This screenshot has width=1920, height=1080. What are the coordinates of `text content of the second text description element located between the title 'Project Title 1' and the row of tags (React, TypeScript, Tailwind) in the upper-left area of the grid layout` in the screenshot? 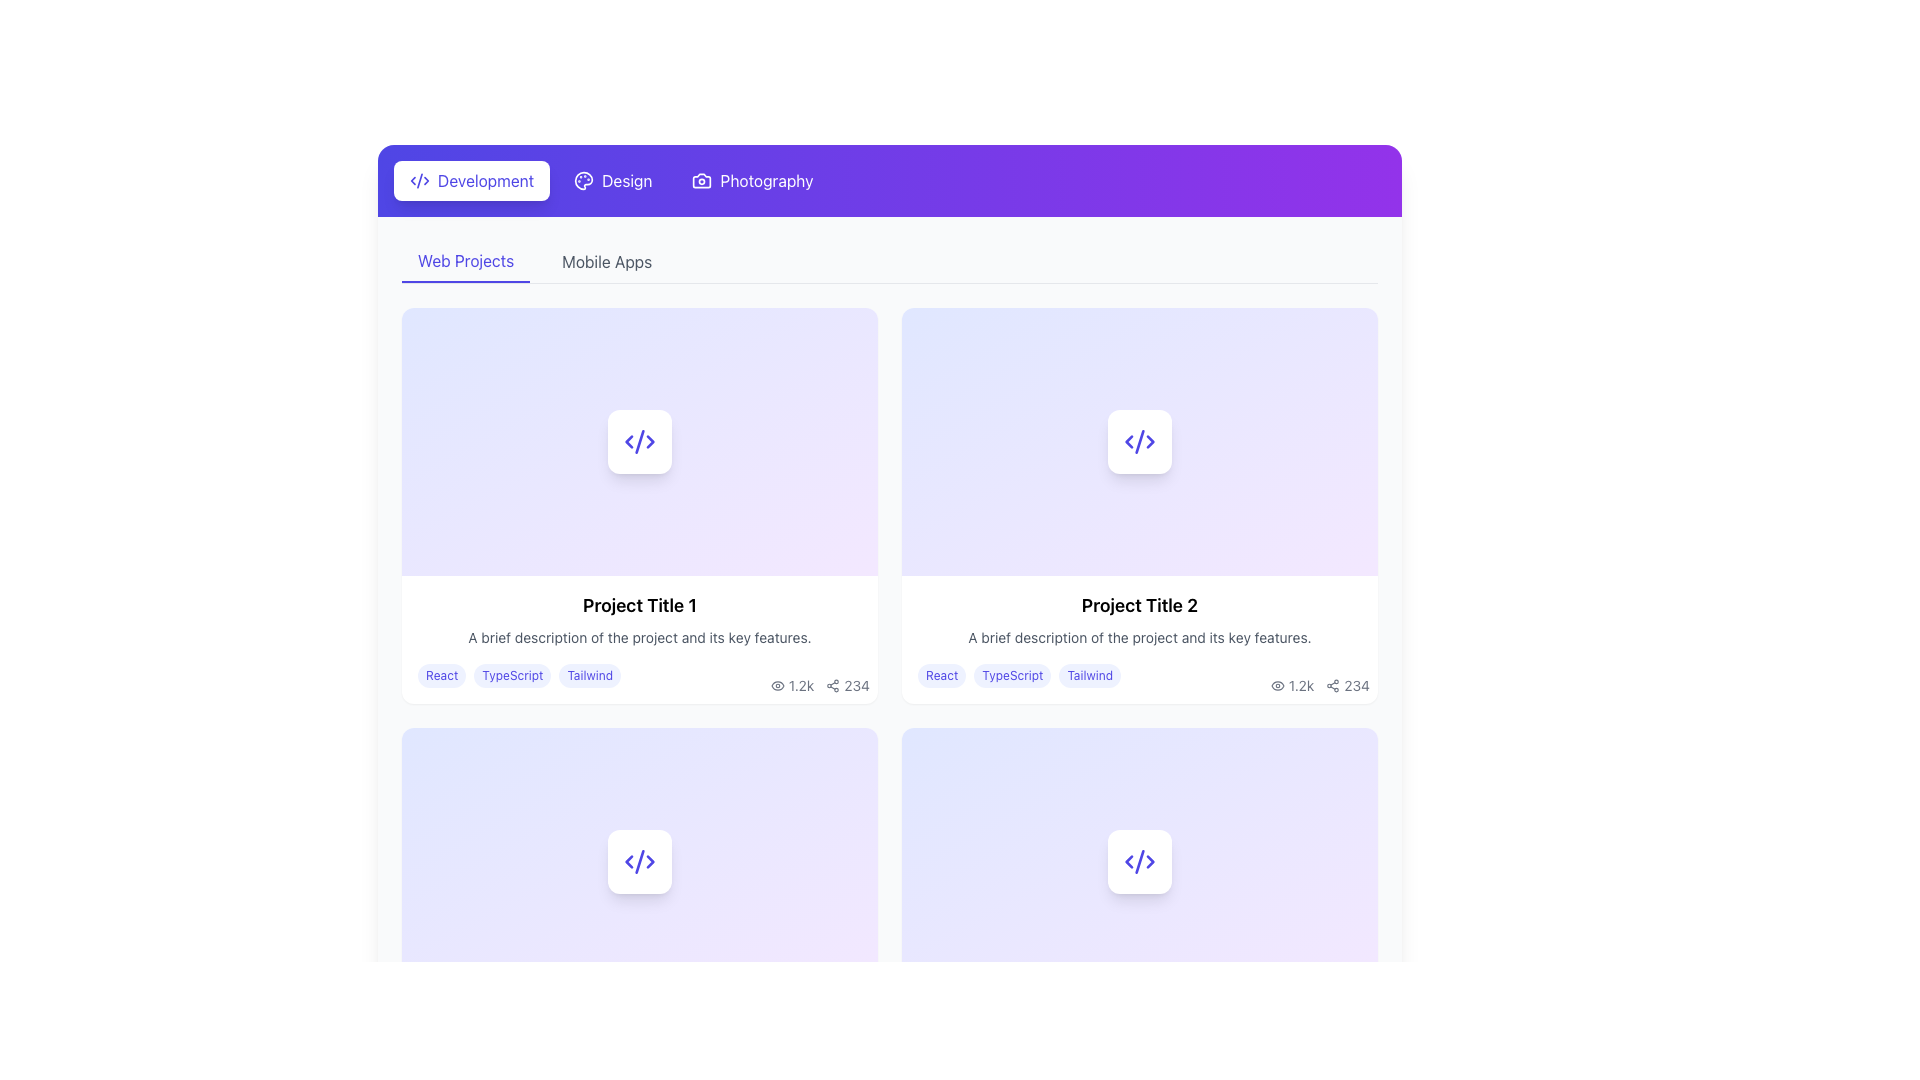 It's located at (638, 637).